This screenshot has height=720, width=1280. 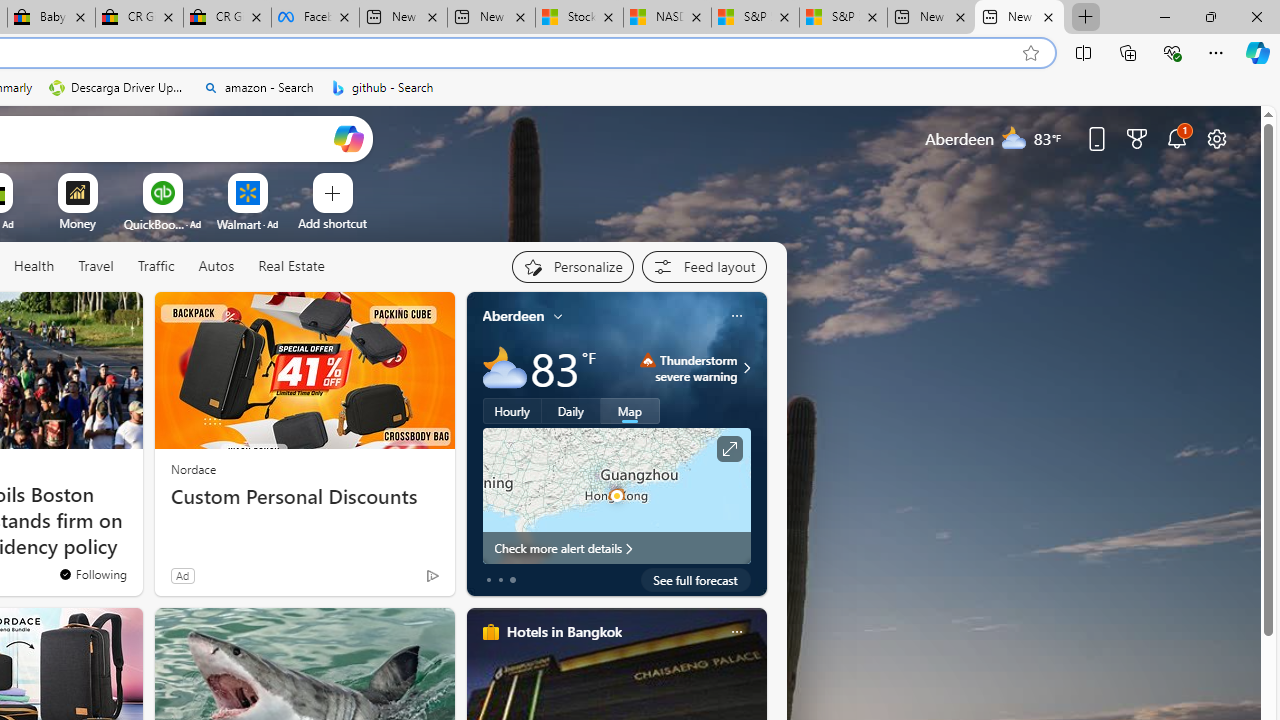 I want to click on 'Personalize your feed"', so click(x=571, y=266).